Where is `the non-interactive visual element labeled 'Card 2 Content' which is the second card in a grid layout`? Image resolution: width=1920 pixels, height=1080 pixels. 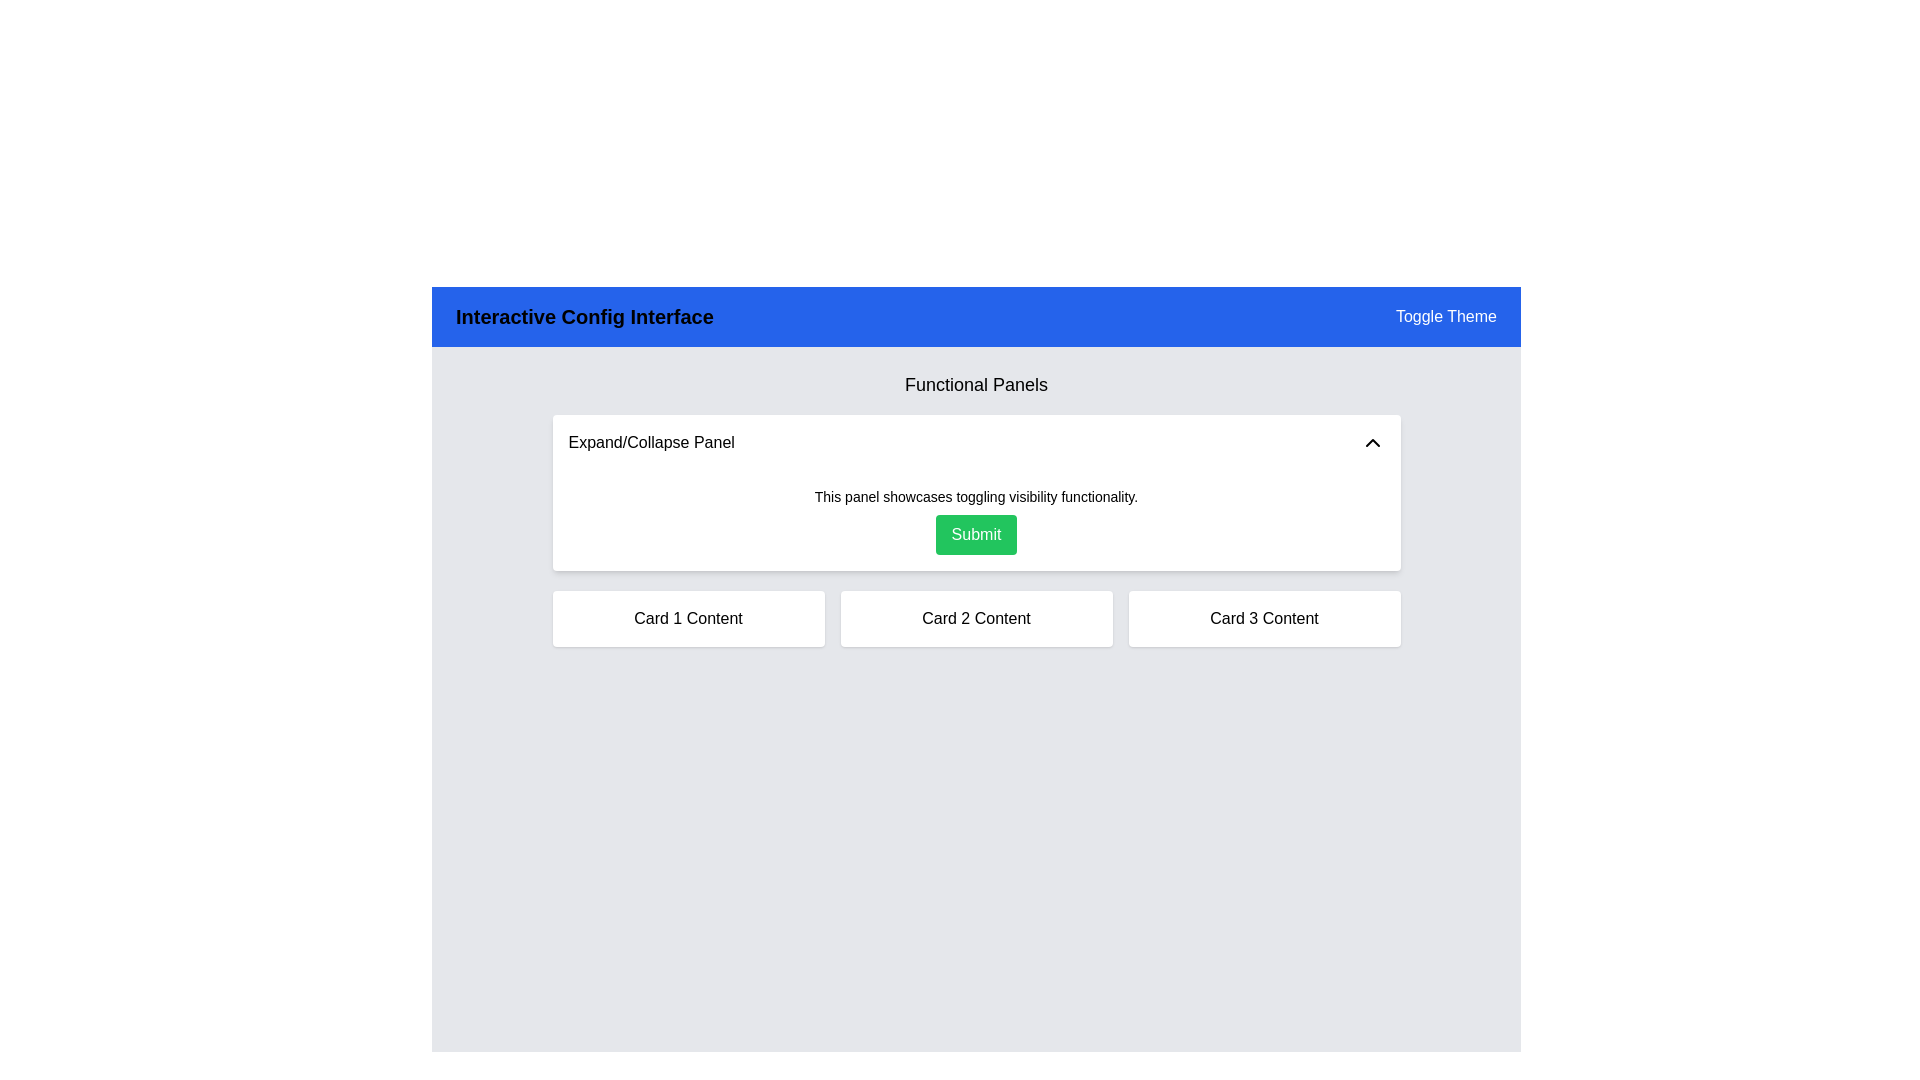
the non-interactive visual element labeled 'Card 2 Content' which is the second card in a grid layout is located at coordinates (976, 617).